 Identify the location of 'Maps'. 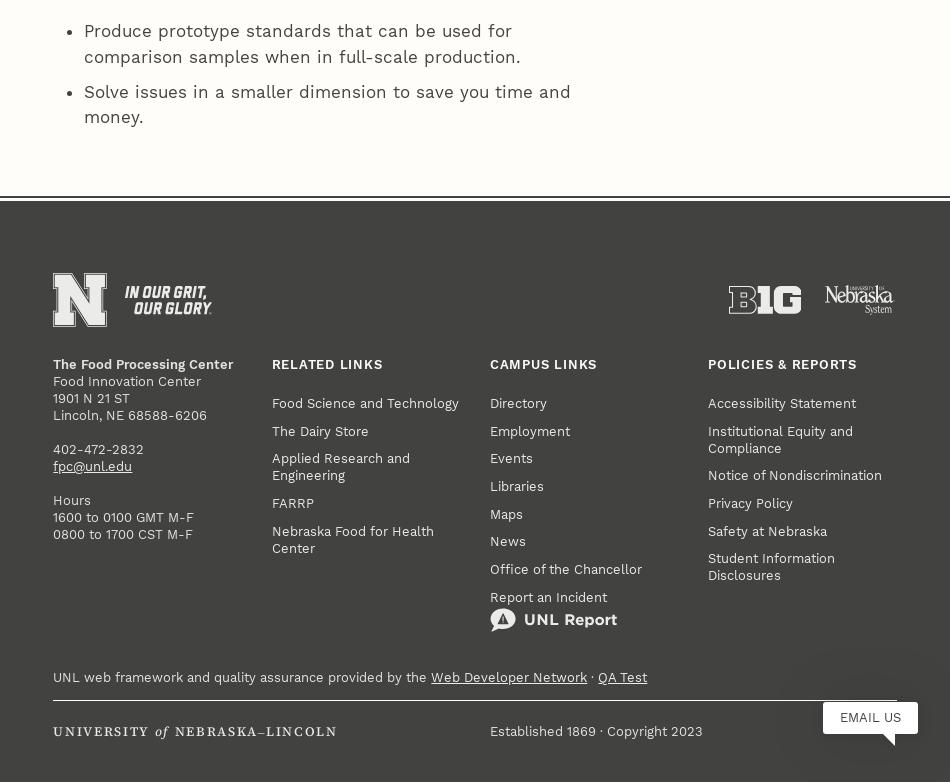
(490, 197).